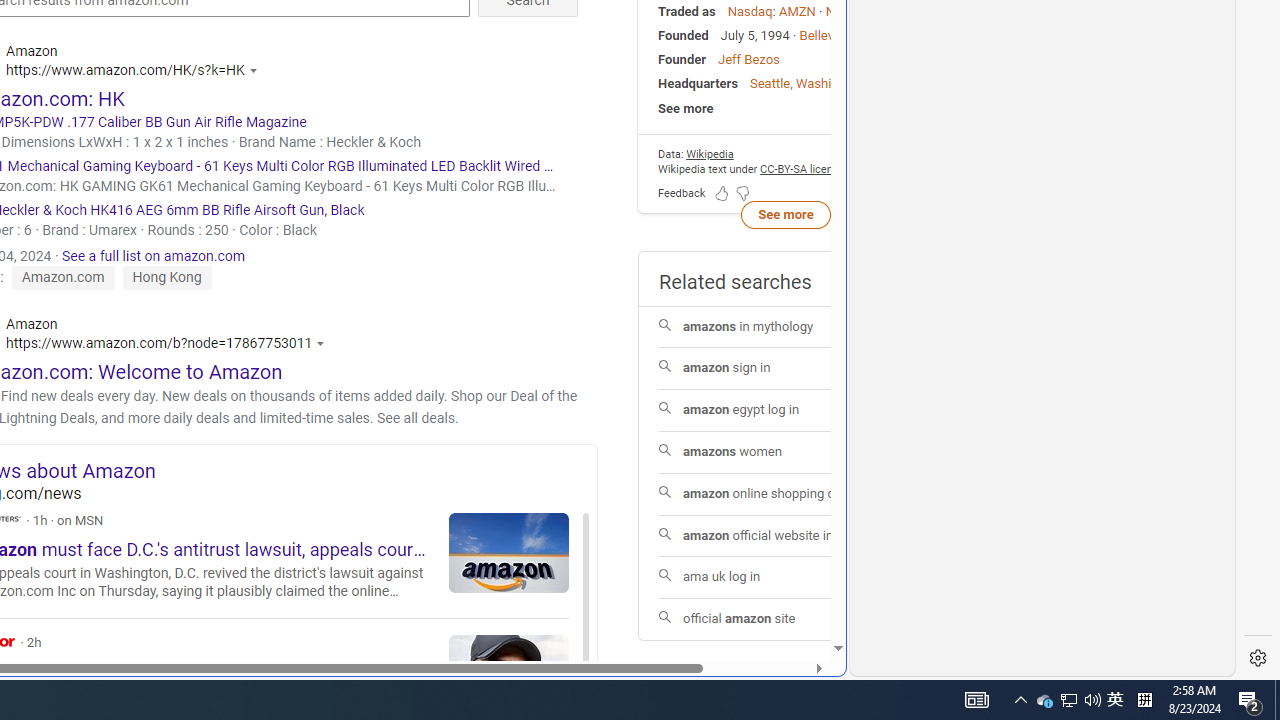 This screenshot has height=720, width=1280. What do you see at coordinates (784, 535) in the screenshot?
I see `'amazon official website india'` at bounding box center [784, 535].